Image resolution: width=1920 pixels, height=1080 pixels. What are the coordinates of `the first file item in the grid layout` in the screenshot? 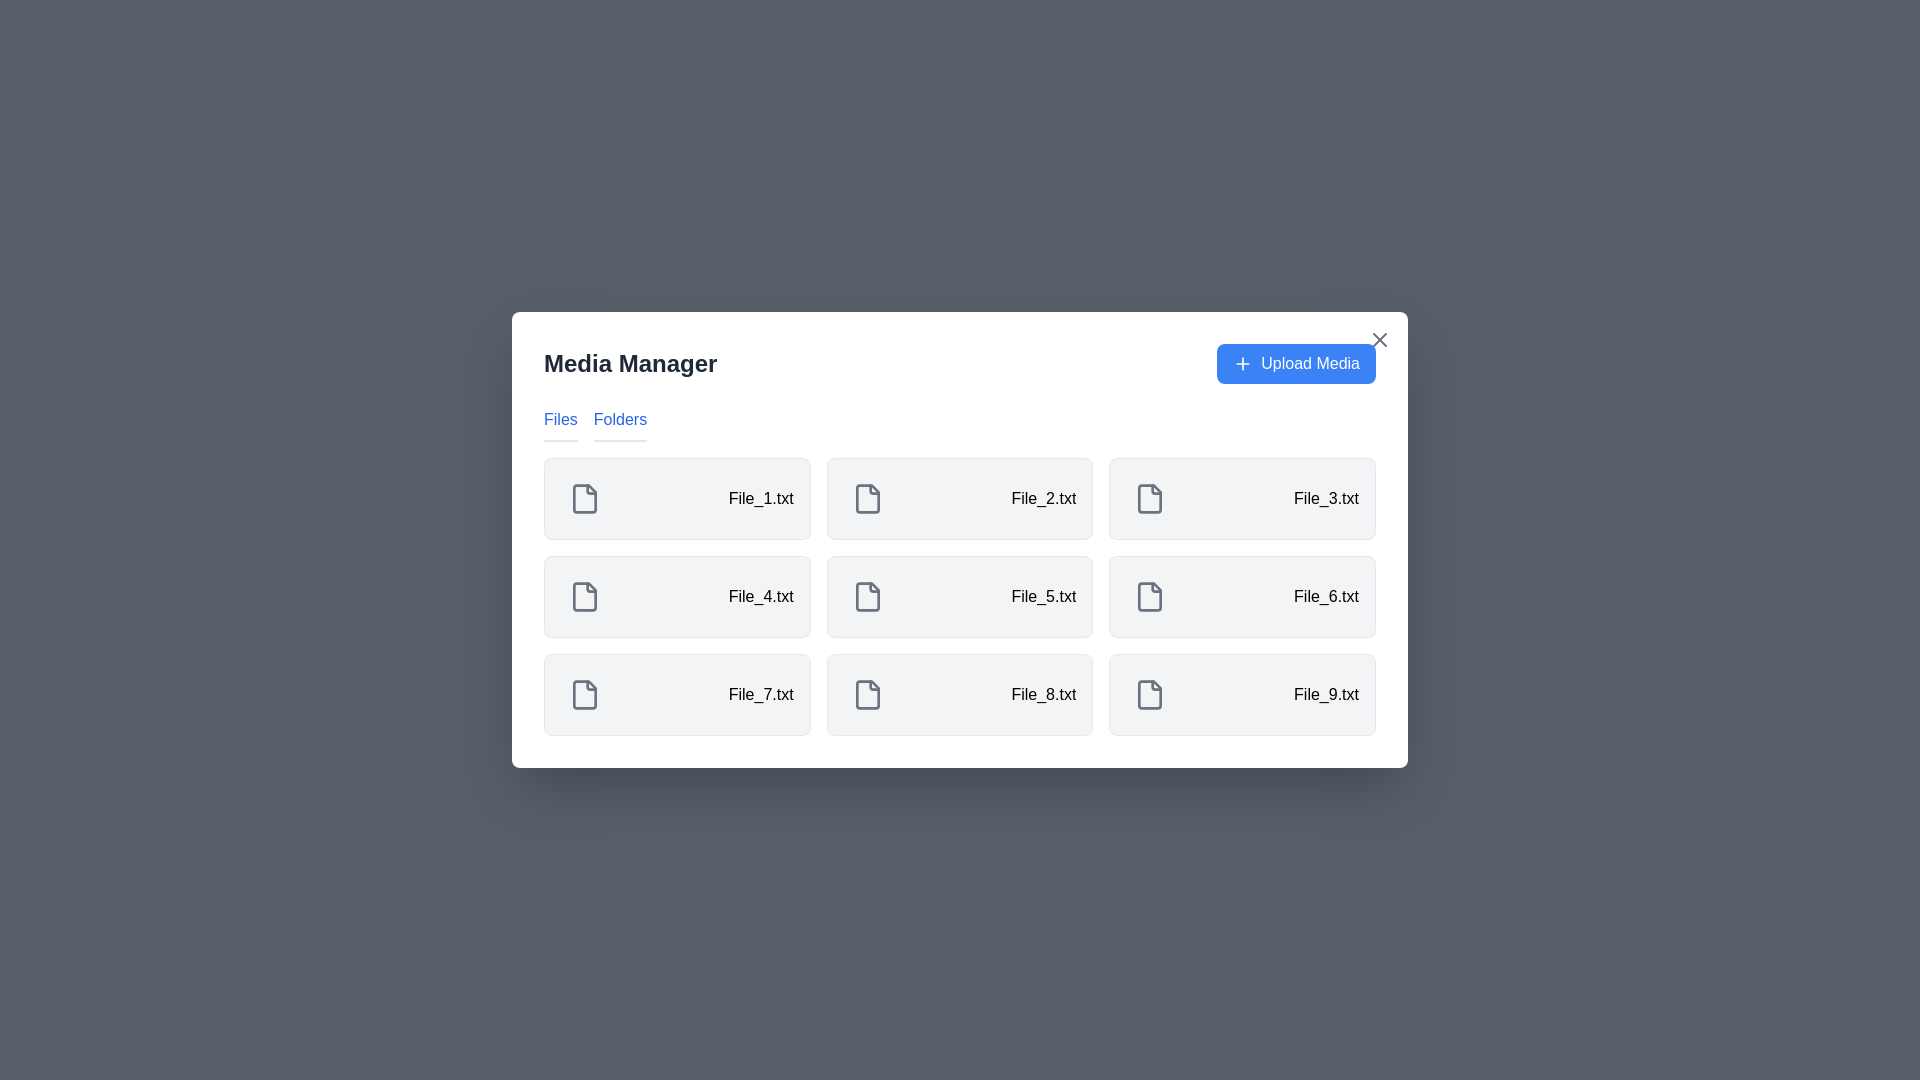 It's located at (676, 497).